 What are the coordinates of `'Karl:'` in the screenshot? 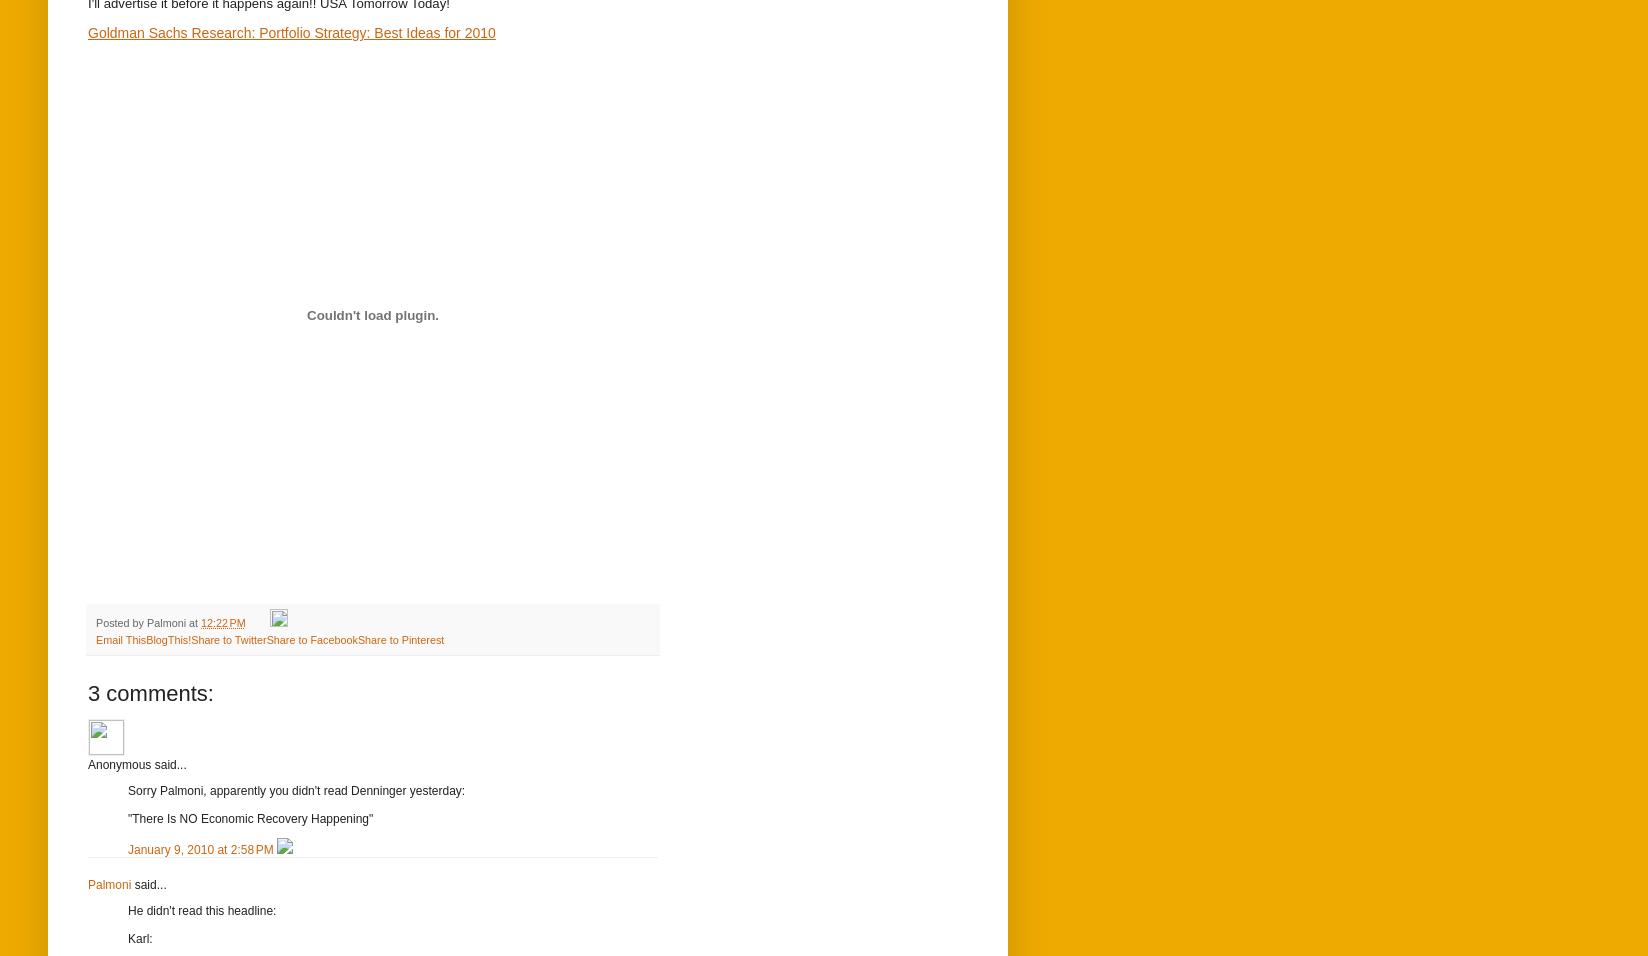 It's located at (140, 938).